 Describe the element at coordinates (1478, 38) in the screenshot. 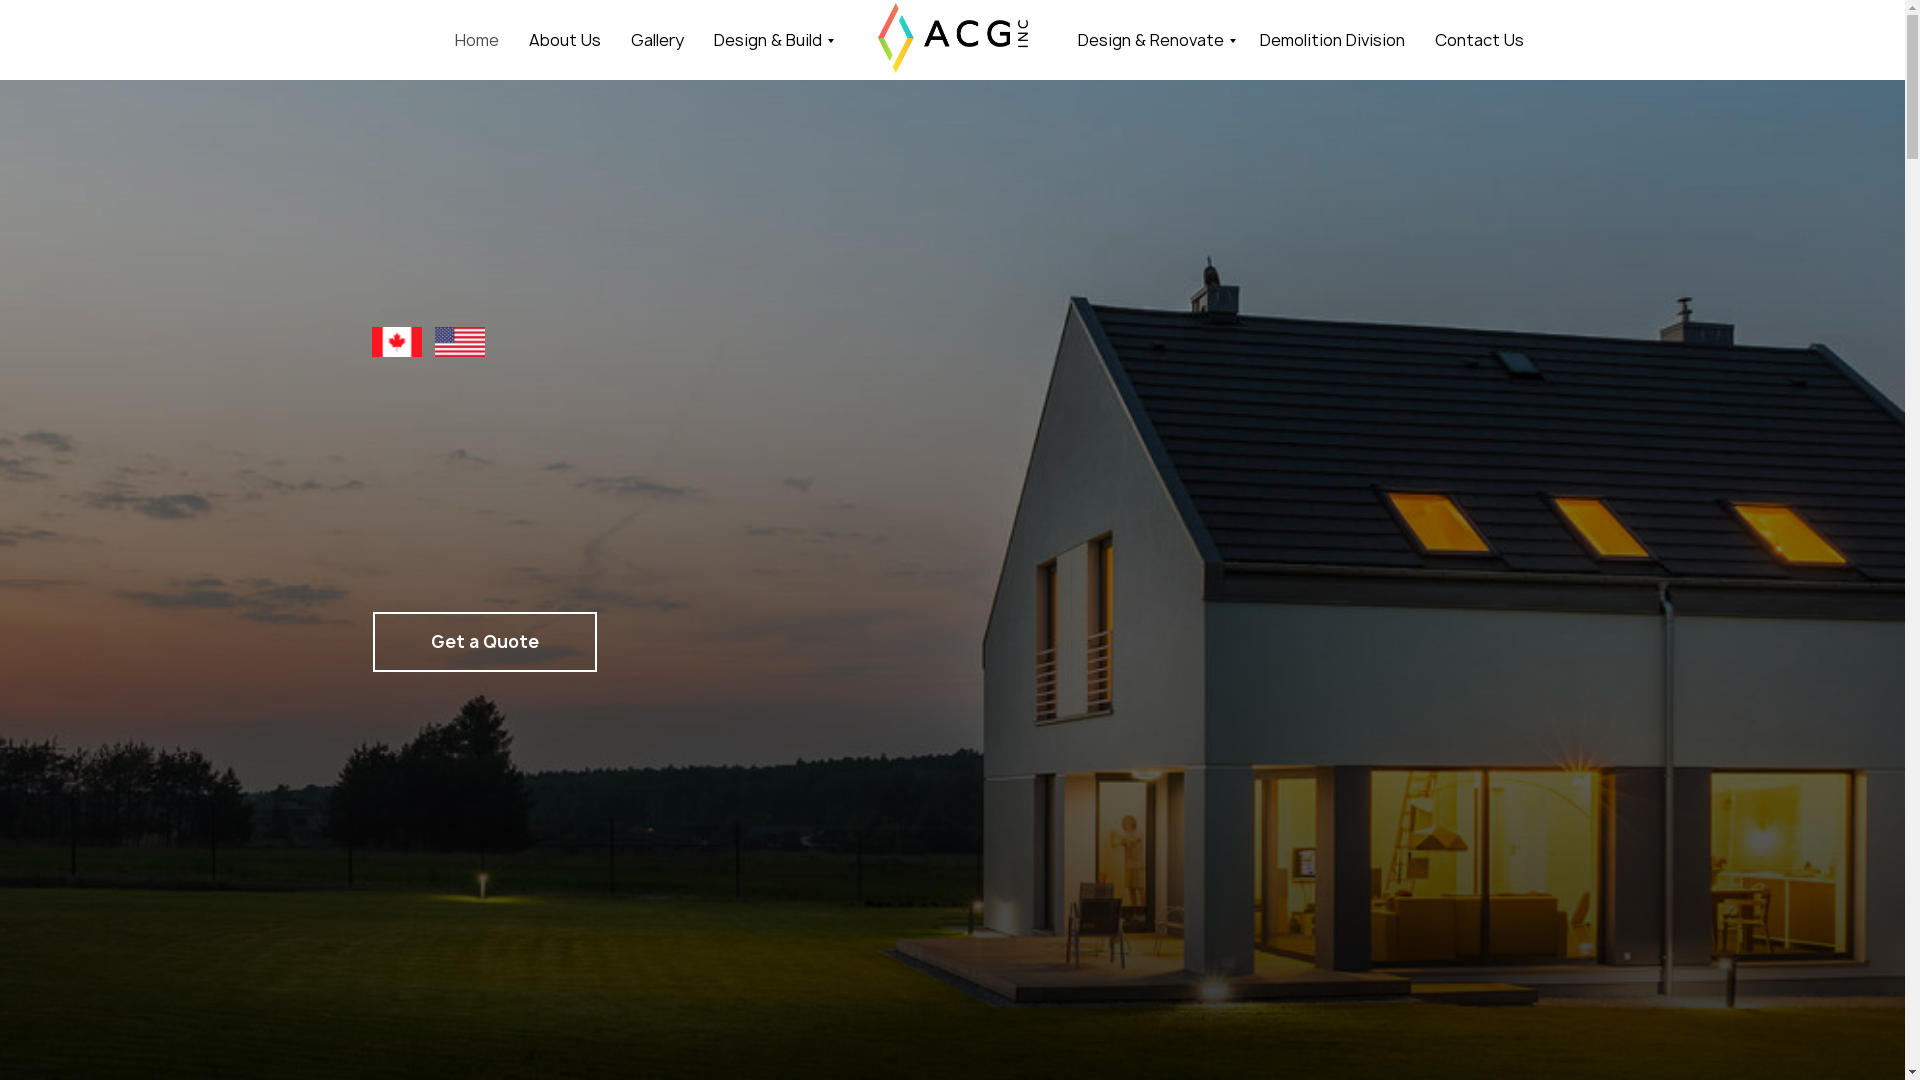

I see `'Contact Us'` at that location.